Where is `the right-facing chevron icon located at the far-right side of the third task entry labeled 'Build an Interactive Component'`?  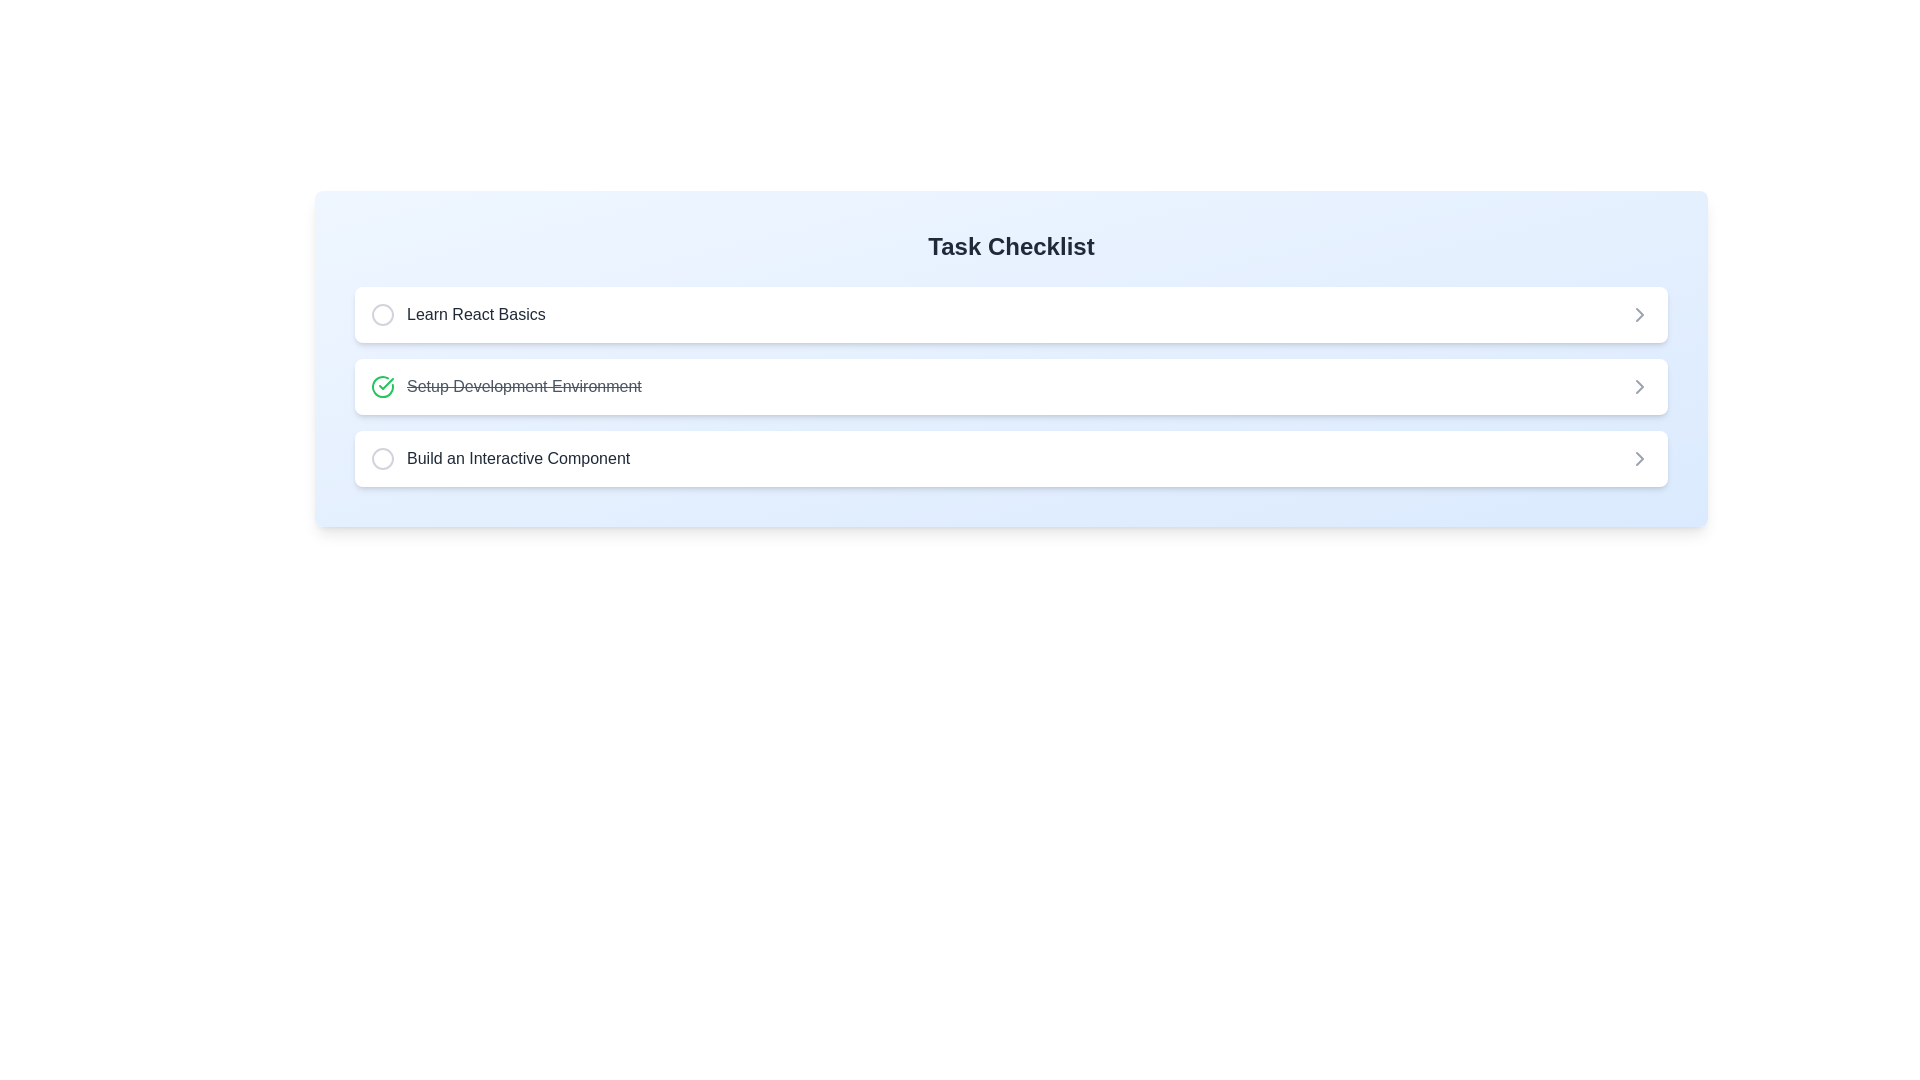 the right-facing chevron icon located at the far-right side of the third task entry labeled 'Build an Interactive Component' is located at coordinates (1640, 459).